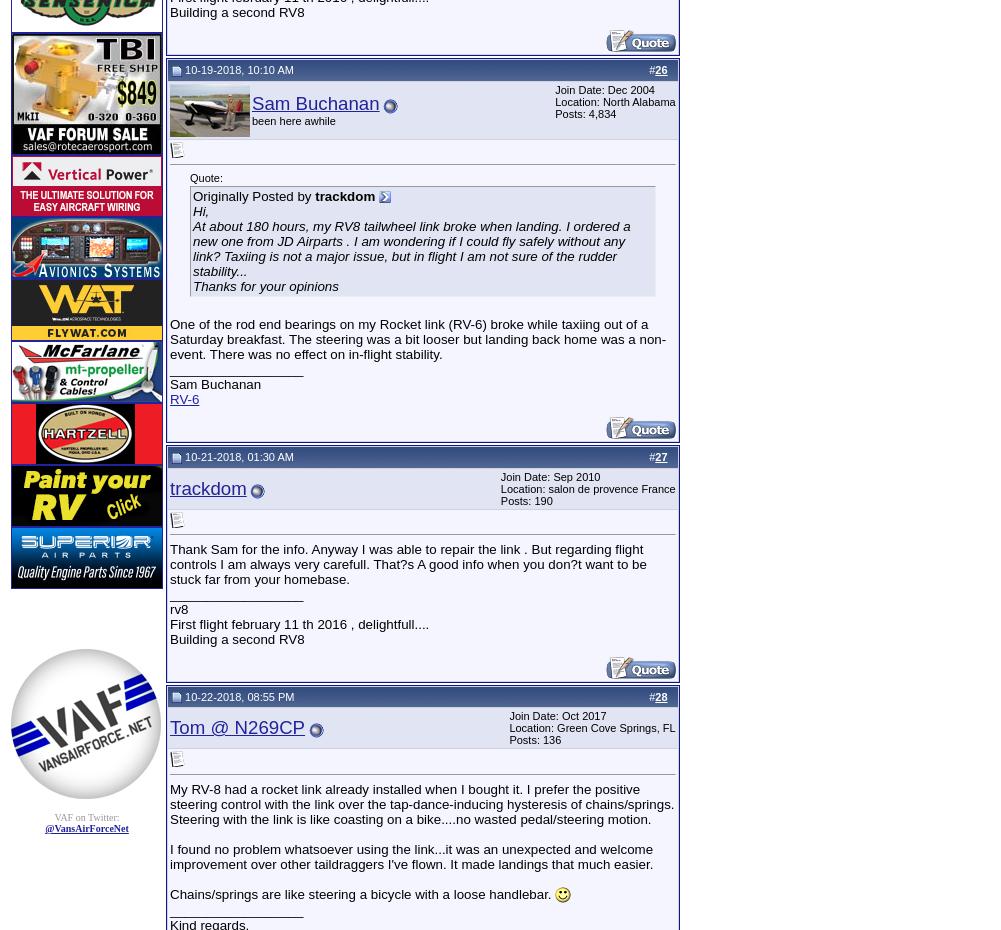 The height and width of the screenshot is (930, 1001). What do you see at coordinates (236, 455) in the screenshot?
I see `'10-21-2018, 01:30 AM'` at bounding box center [236, 455].